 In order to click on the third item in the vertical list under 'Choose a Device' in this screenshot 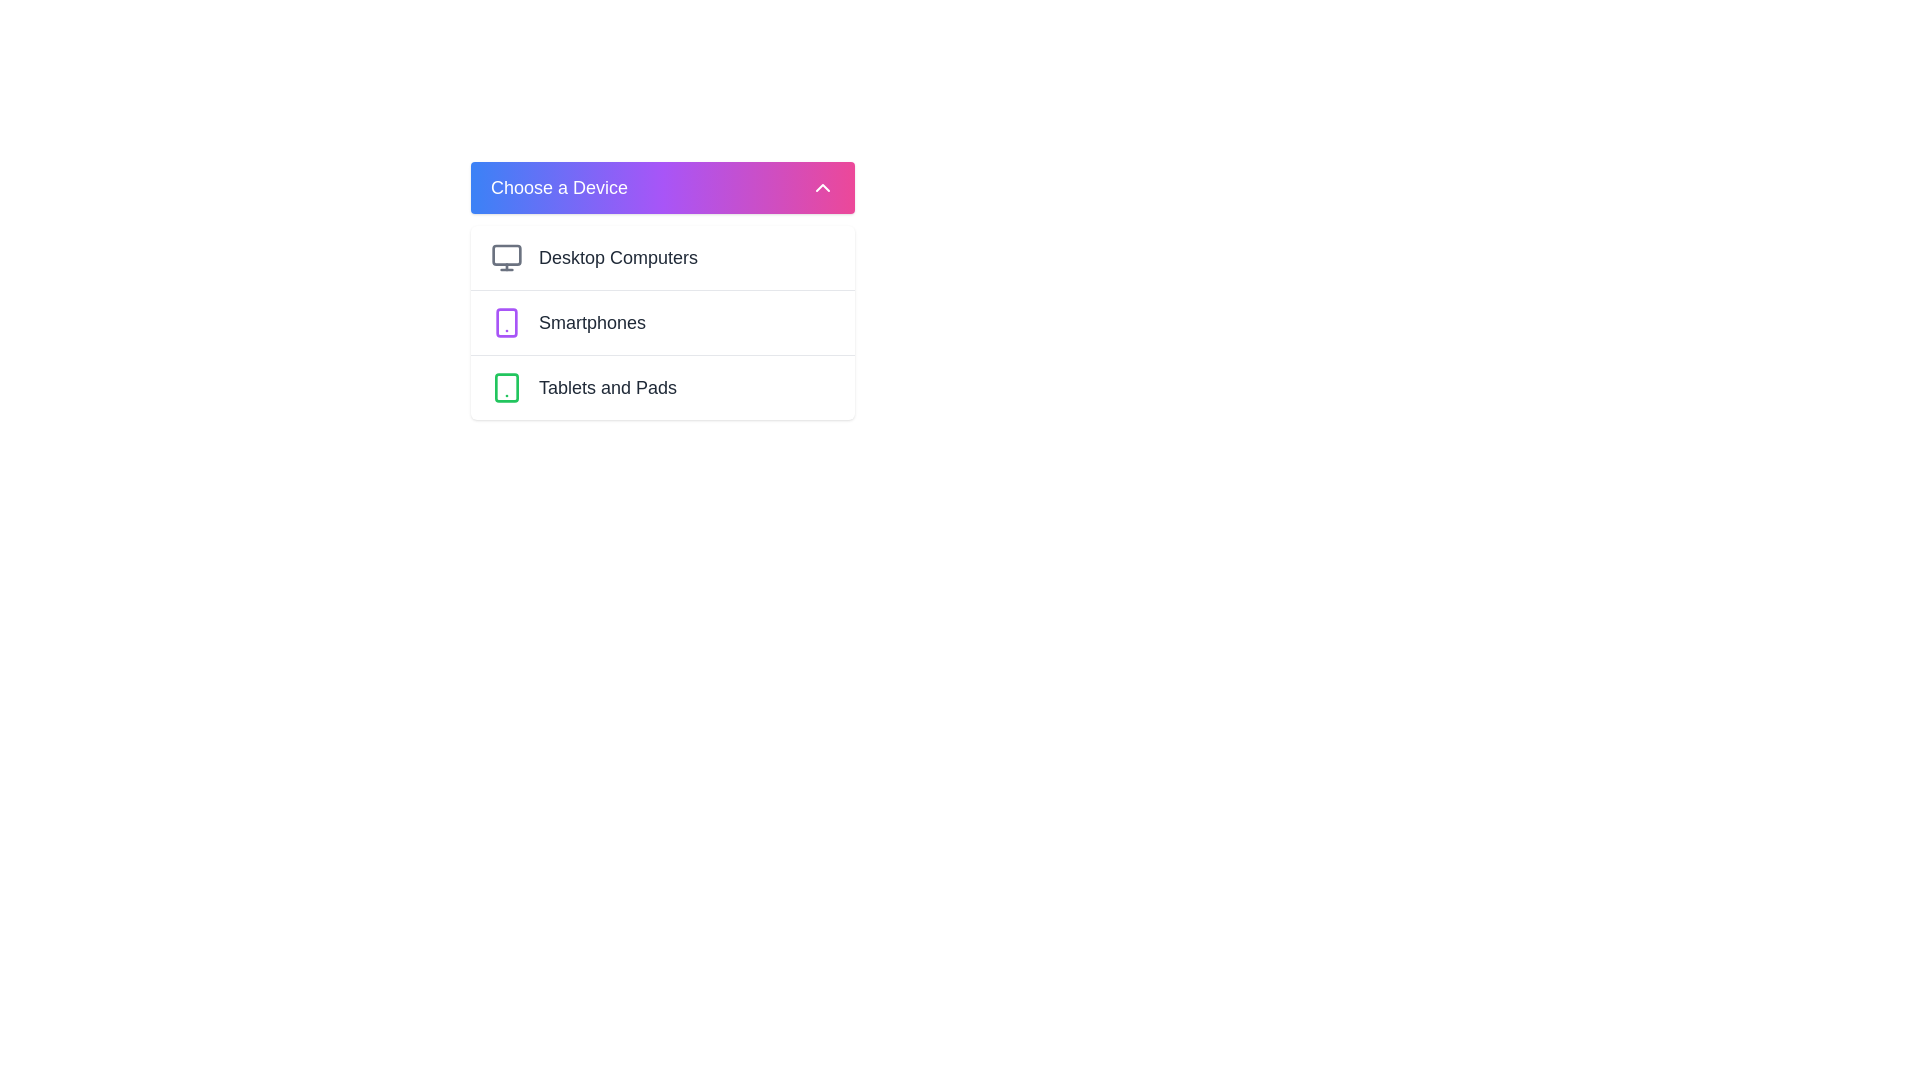, I will do `click(662, 387)`.